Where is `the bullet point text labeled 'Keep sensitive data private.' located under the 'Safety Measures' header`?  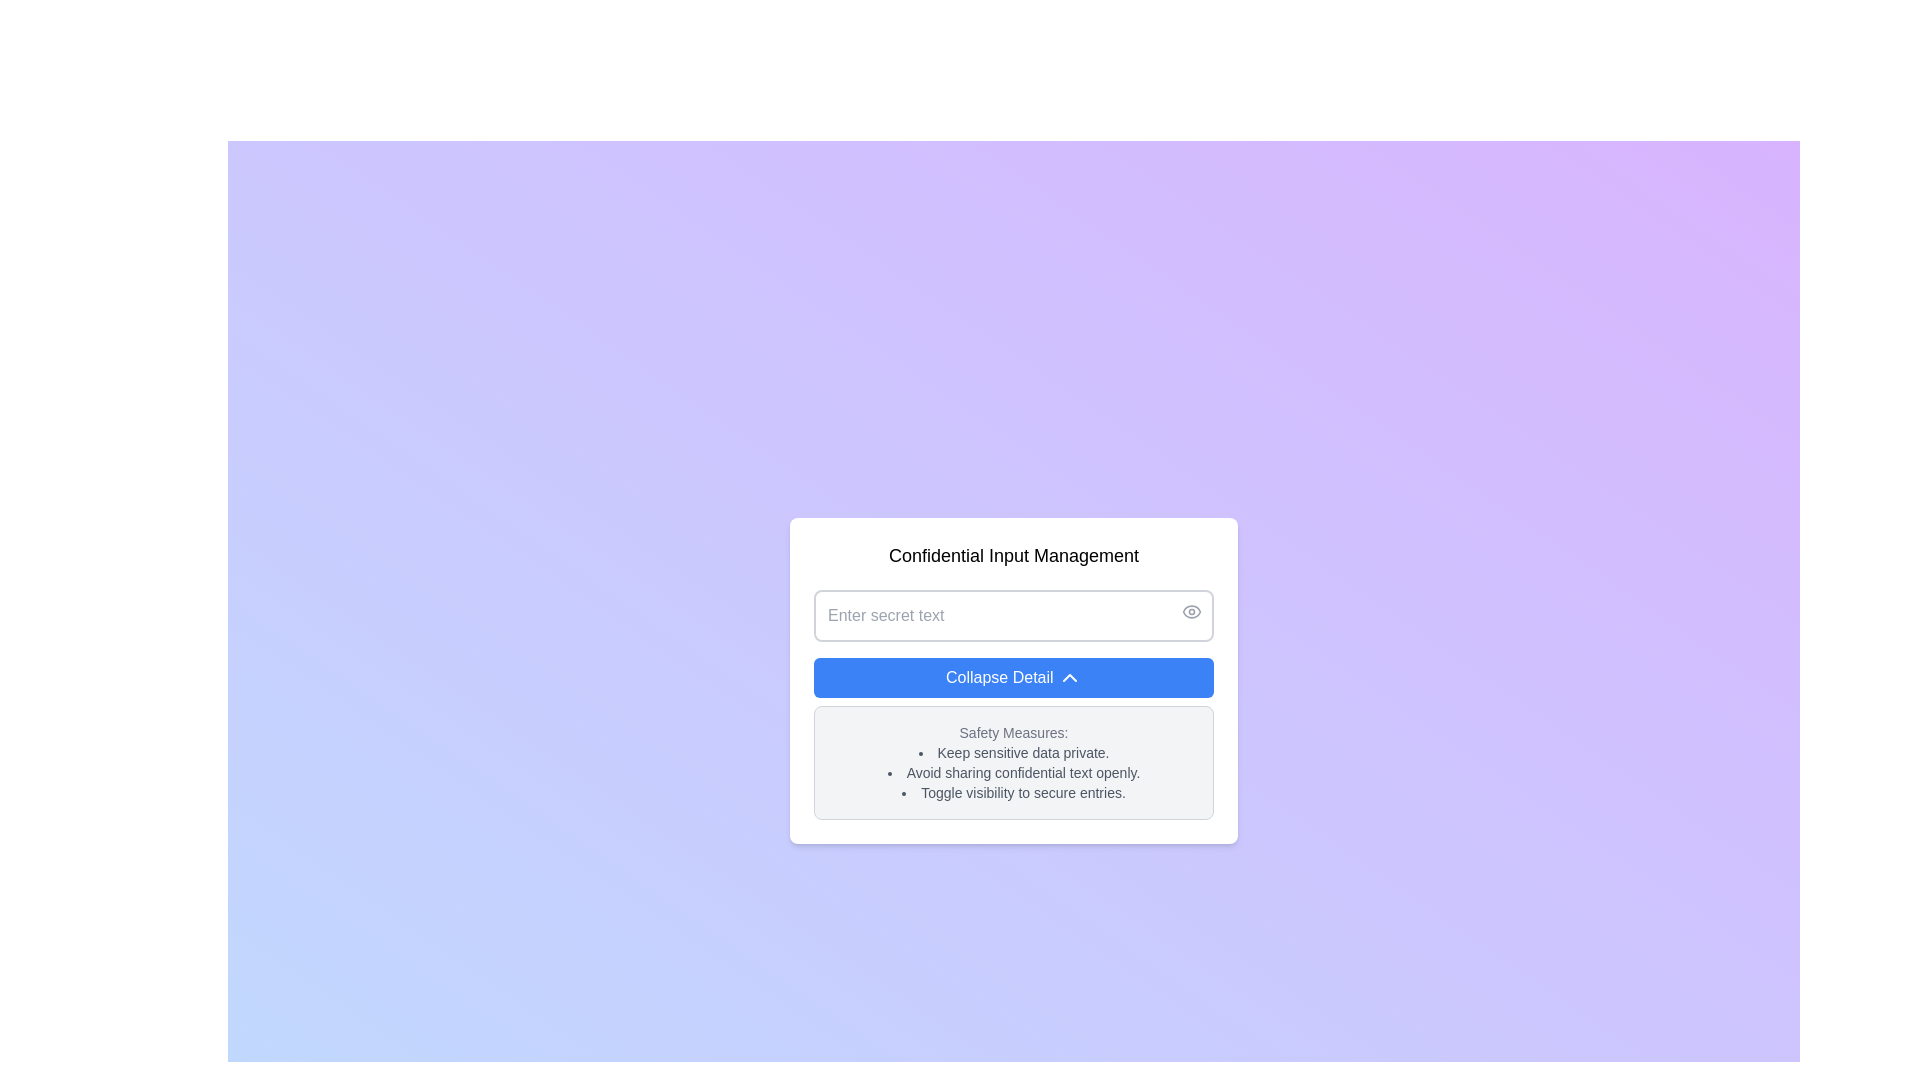 the bullet point text labeled 'Keep sensitive data private.' located under the 'Safety Measures' header is located at coordinates (1013, 752).